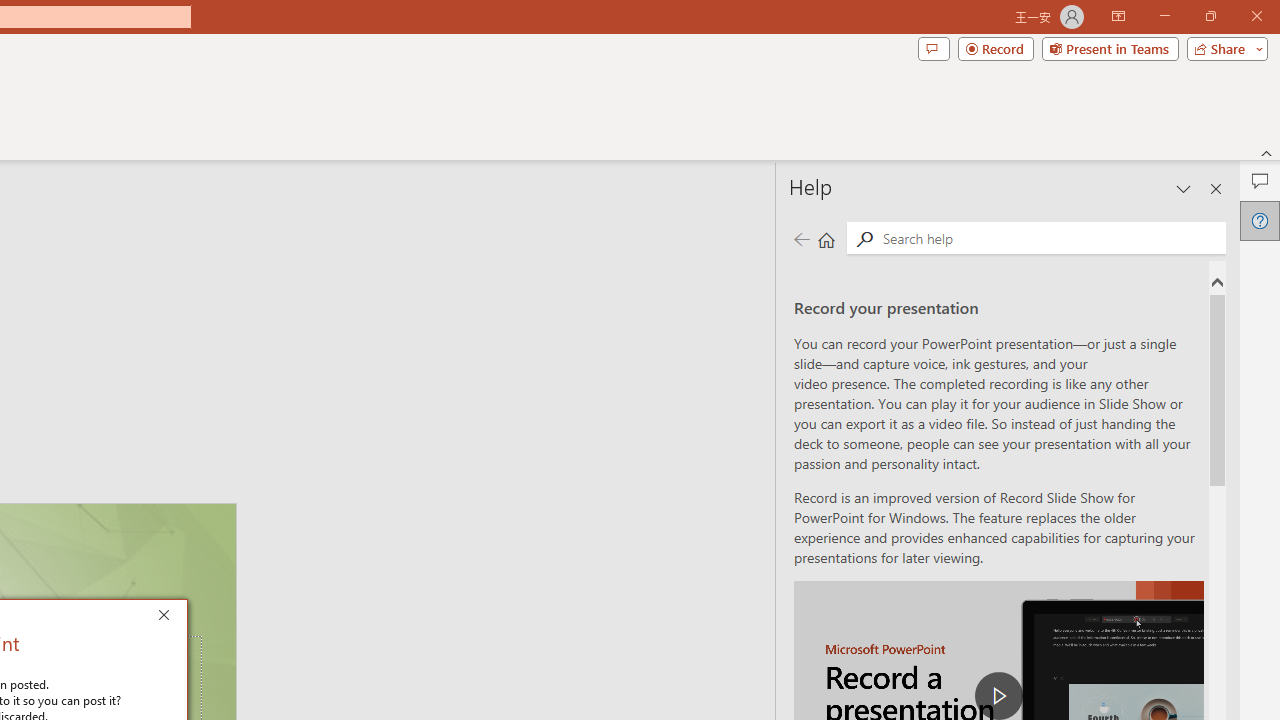 This screenshot has height=720, width=1280. What do you see at coordinates (1184, 189) in the screenshot?
I see `'Task Pane Options'` at bounding box center [1184, 189].